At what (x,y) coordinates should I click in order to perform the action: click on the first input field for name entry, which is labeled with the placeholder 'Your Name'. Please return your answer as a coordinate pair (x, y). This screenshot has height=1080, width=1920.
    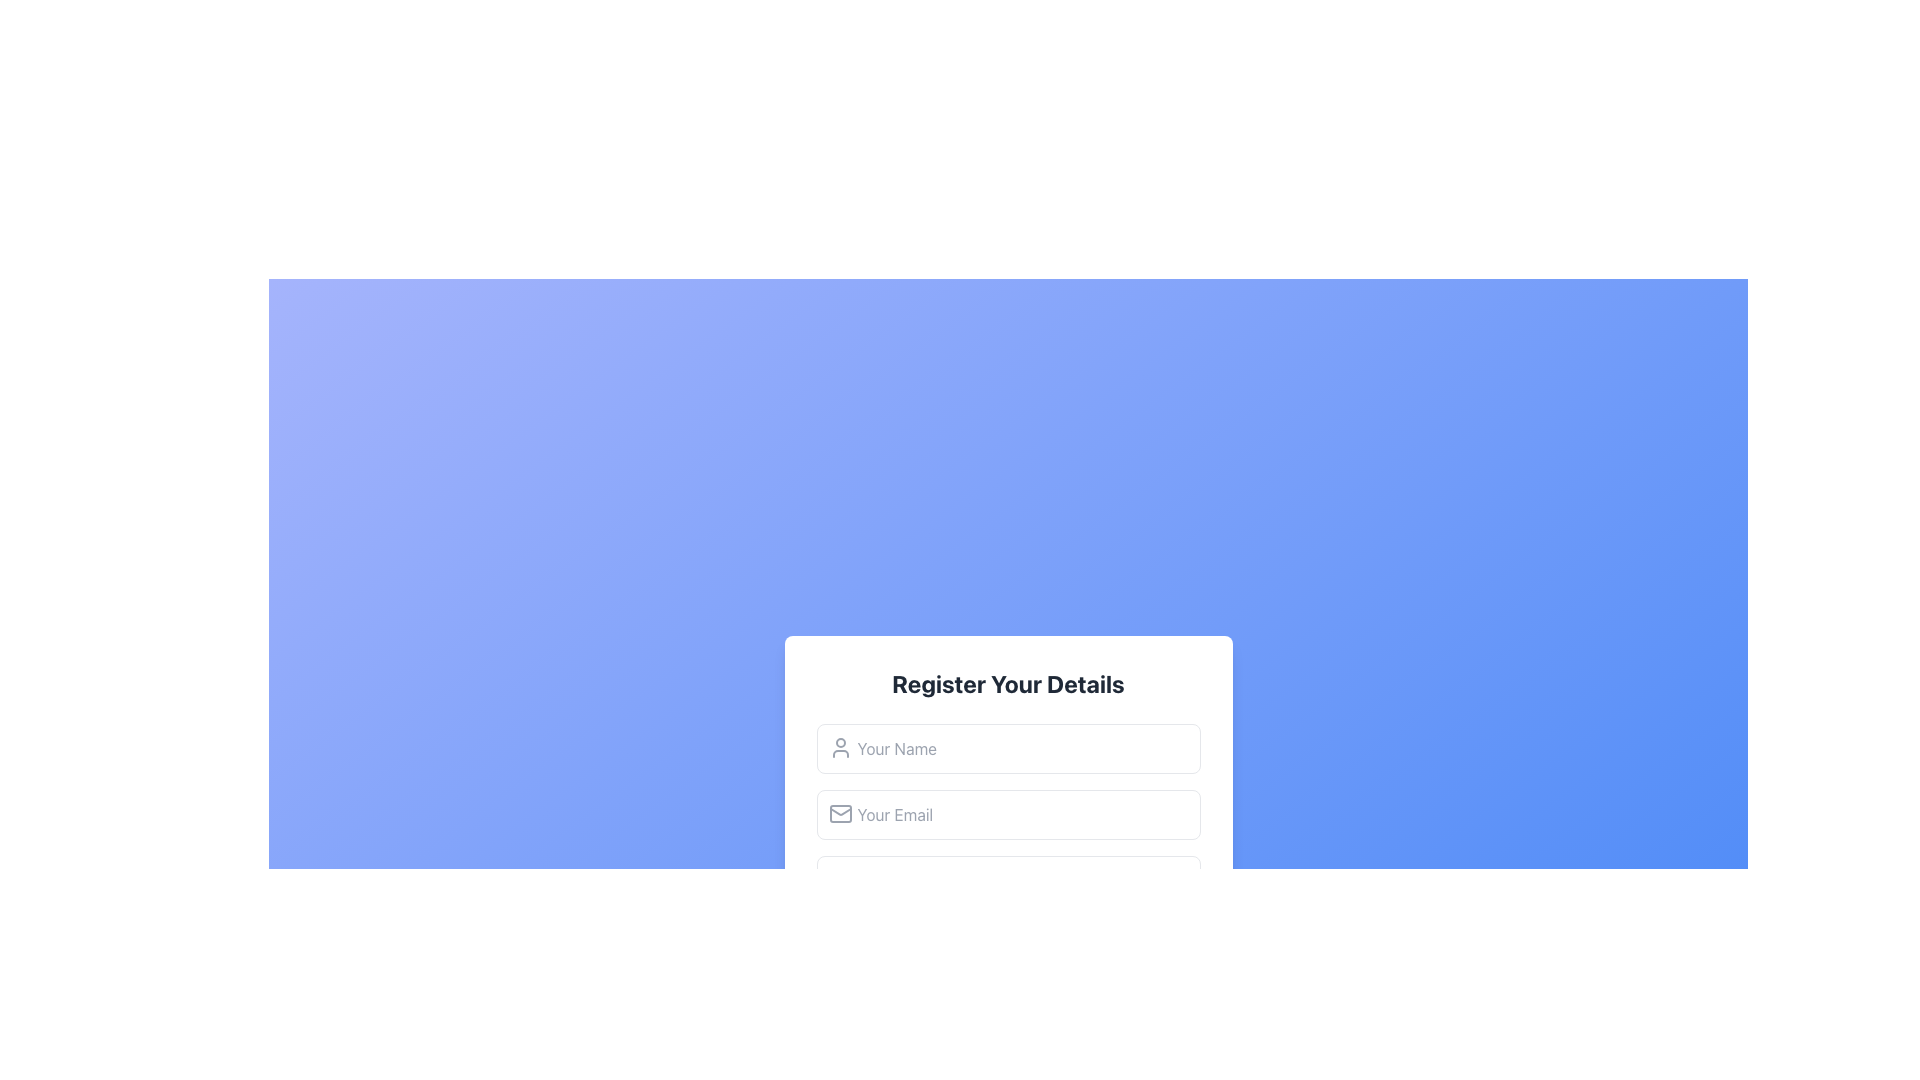
    Looking at the image, I should click on (1008, 748).